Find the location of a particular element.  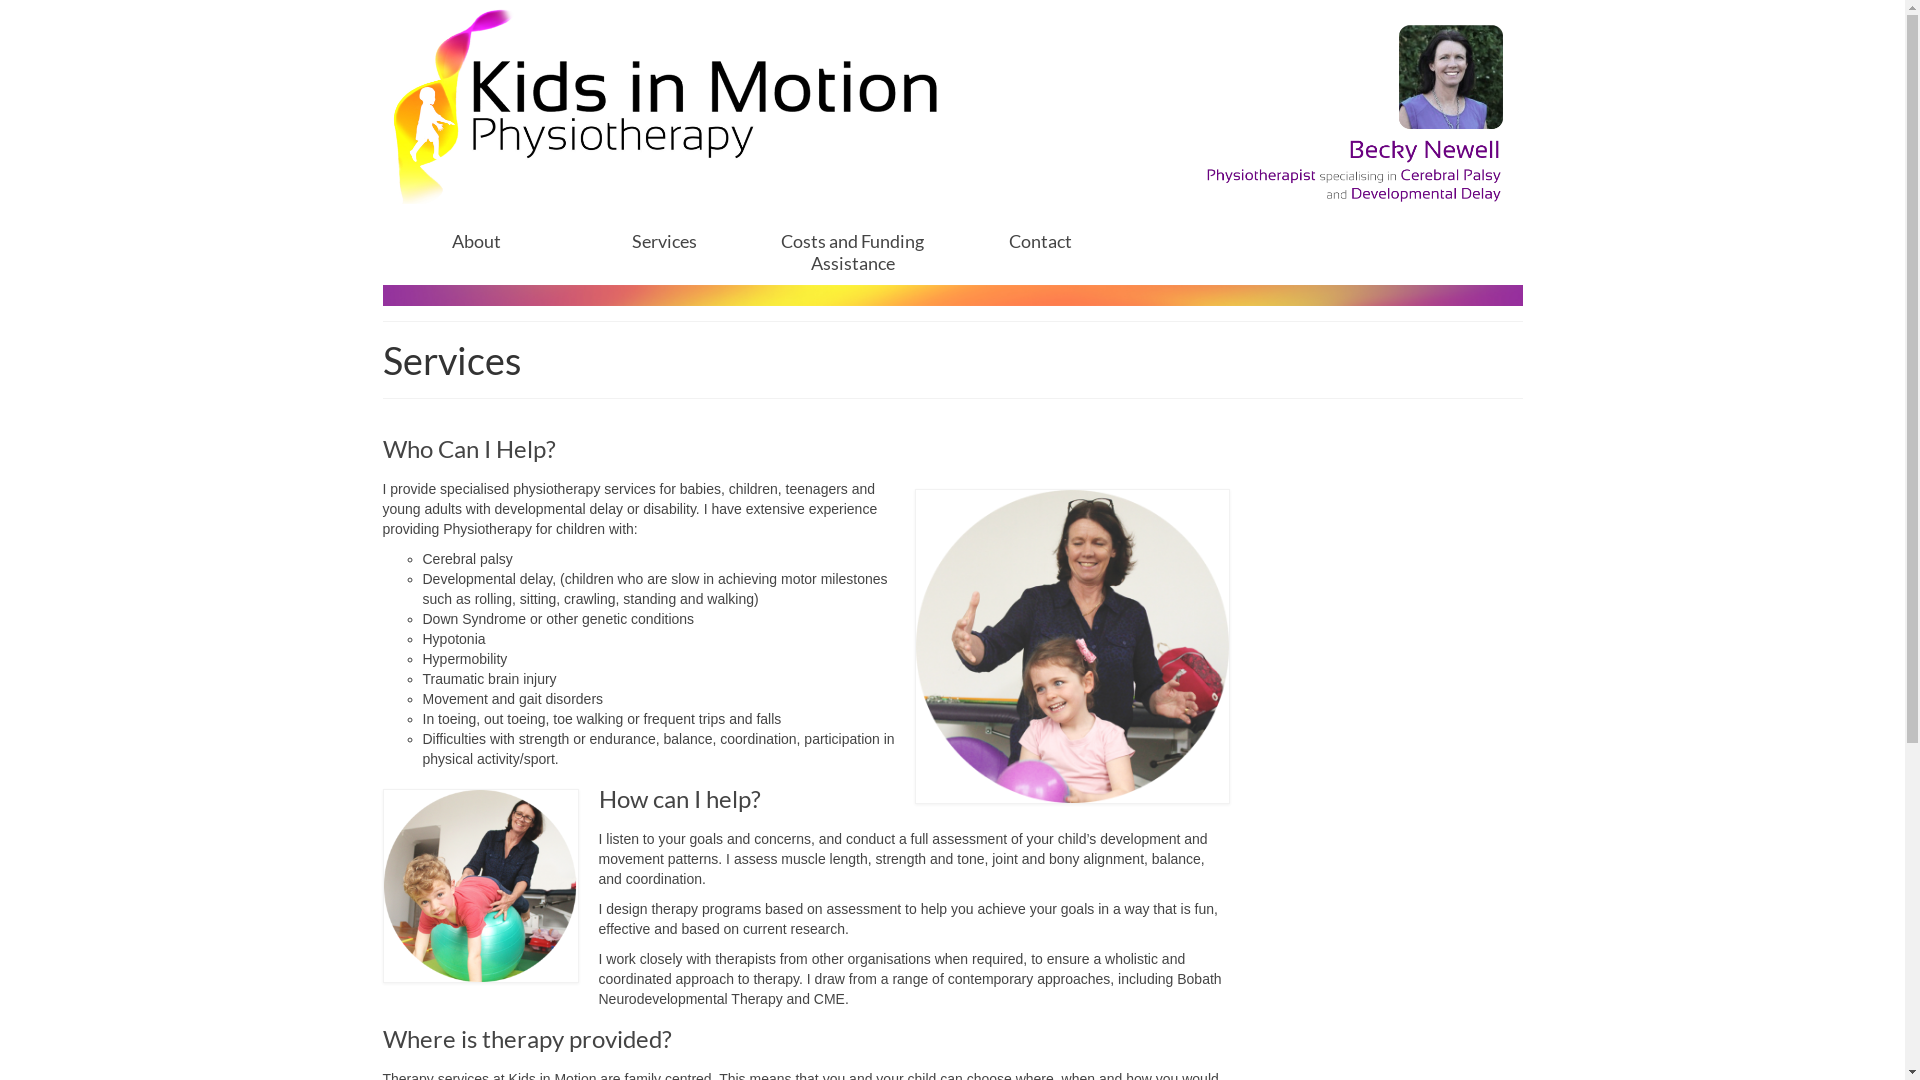

'About' is located at coordinates (474, 239).